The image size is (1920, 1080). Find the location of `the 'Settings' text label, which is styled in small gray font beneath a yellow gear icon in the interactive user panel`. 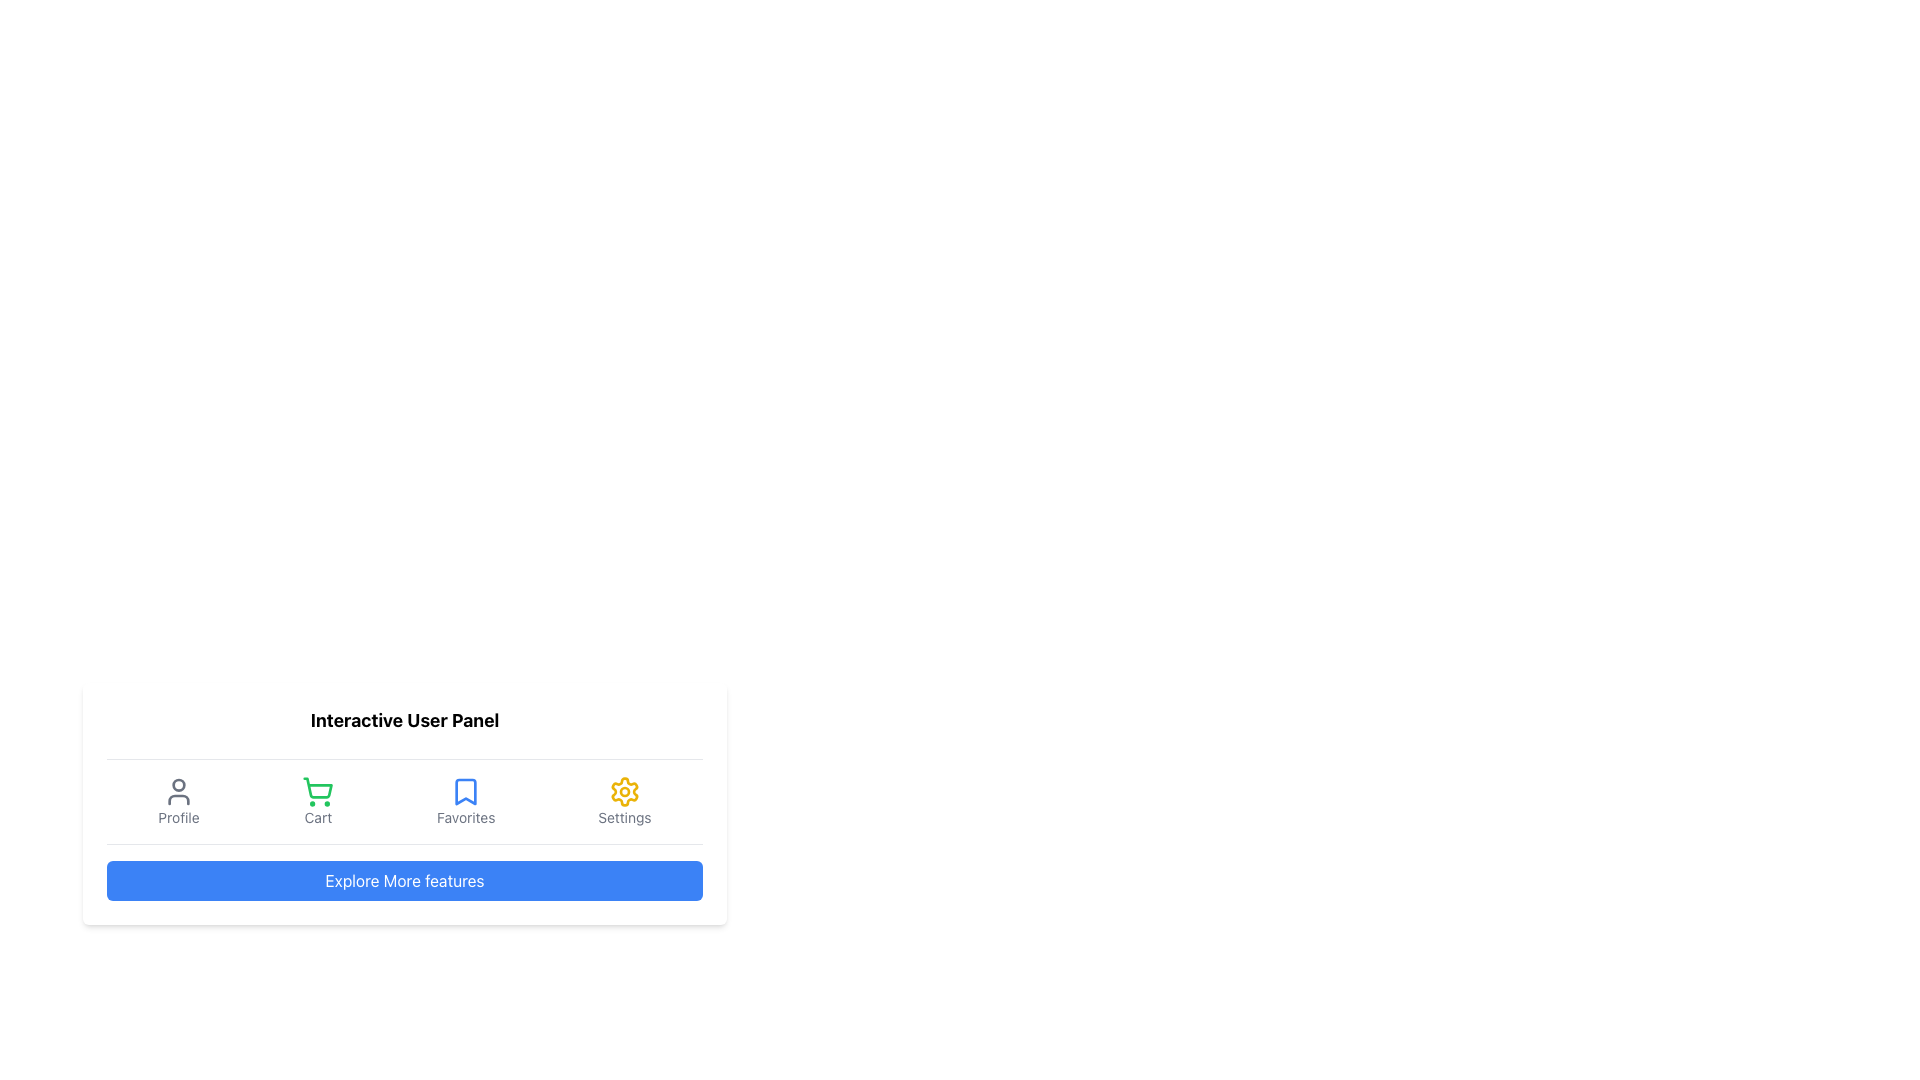

the 'Settings' text label, which is styled in small gray font beneath a yellow gear icon in the interactive user panel is located at coordinates (623, 817).